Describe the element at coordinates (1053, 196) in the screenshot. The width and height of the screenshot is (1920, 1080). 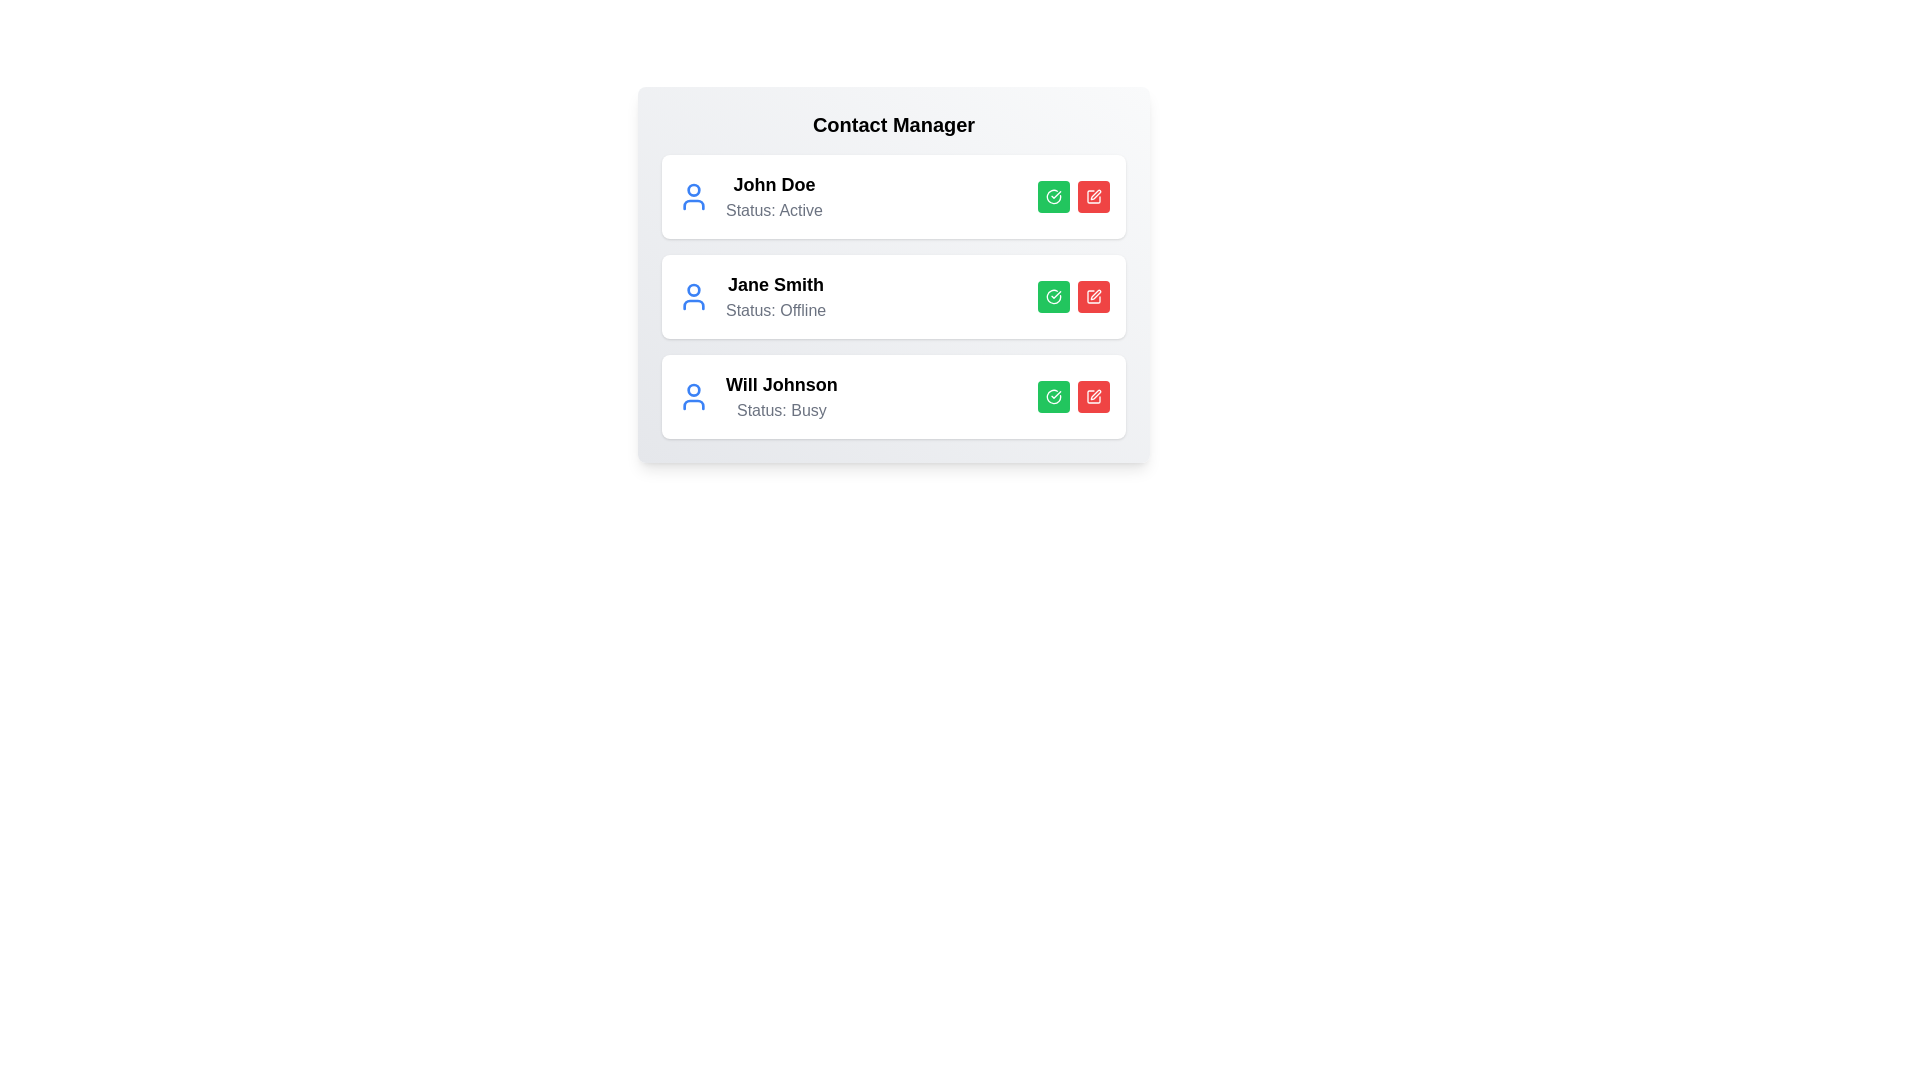
I see `'Activate' button for the contact with name John Doe` at that location.